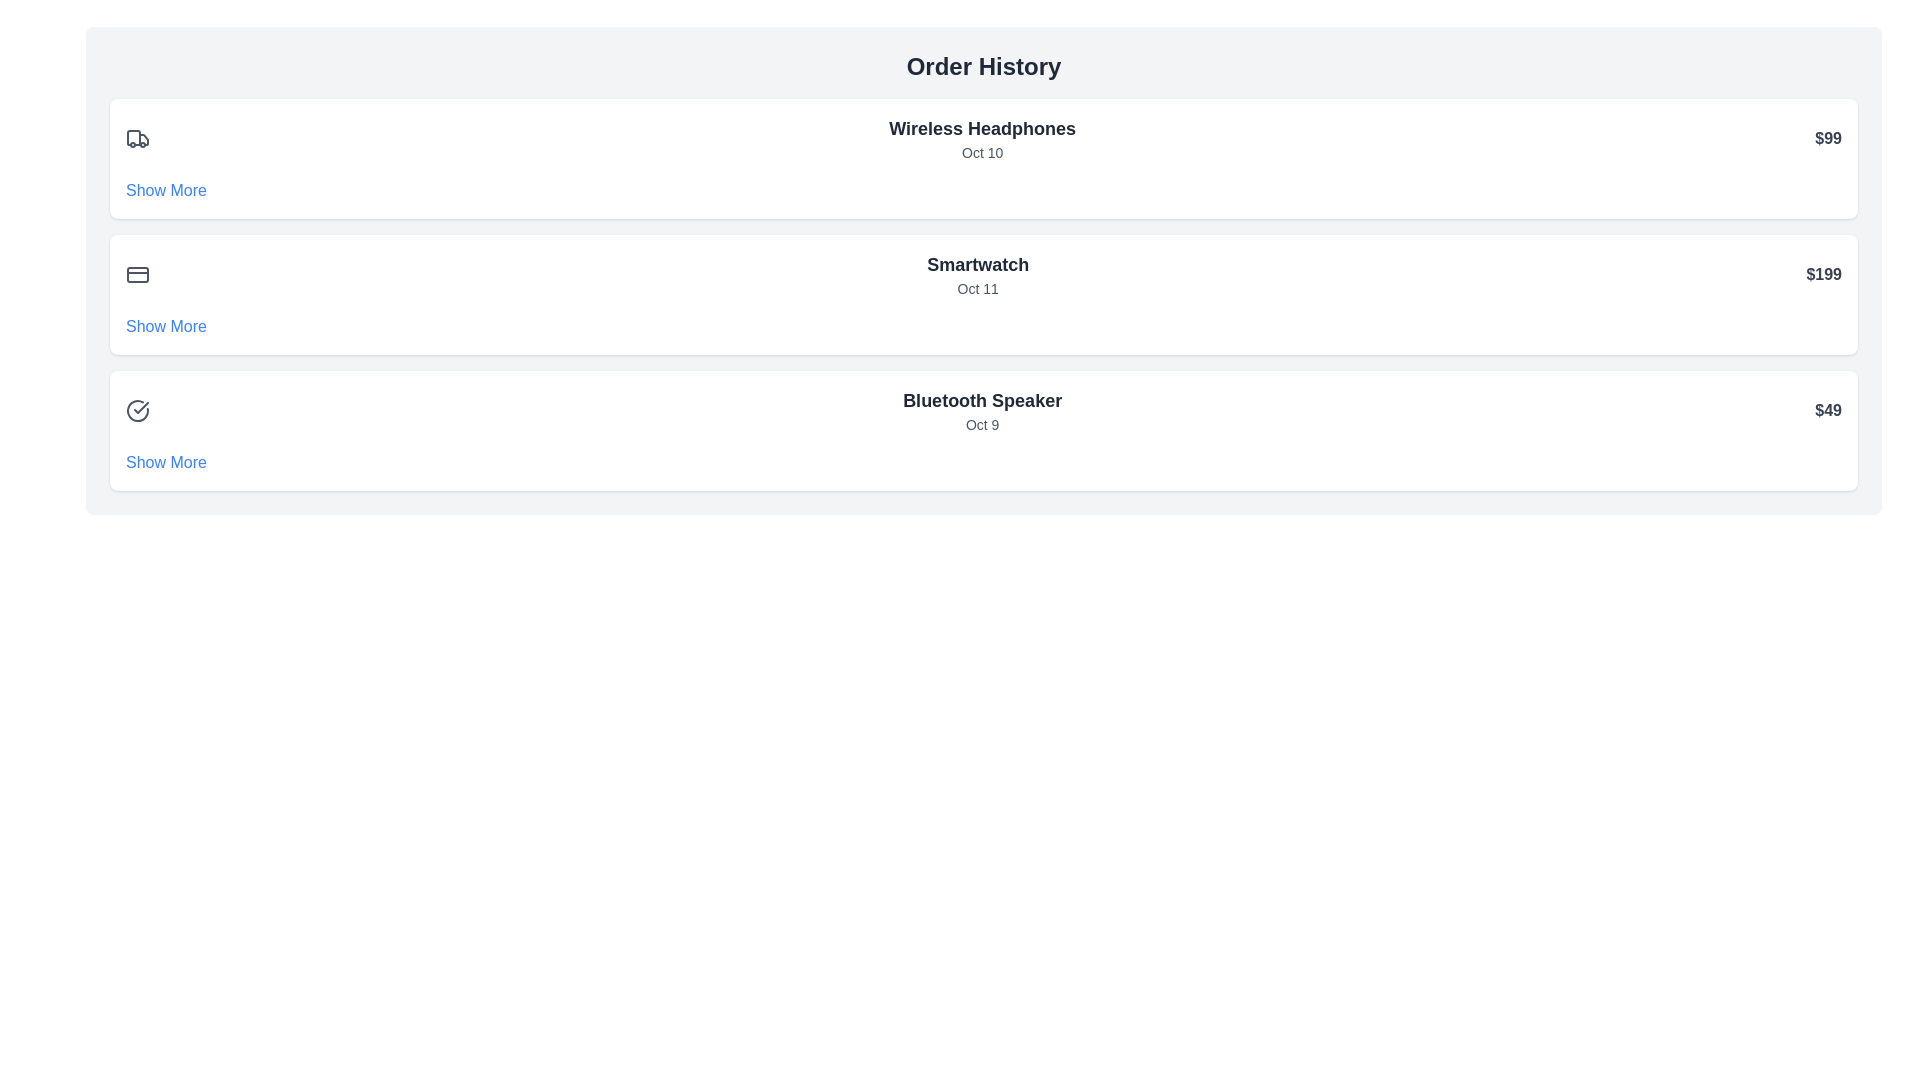 The height and width of the screenshot is (1080, 1920). What do you see at coordinates (982, 152) in the screenshot?
I see `the static text element displaying 'Oct 10', which is positioned below 'Wireless Headphones' in a muted gray font` at bounding box center [982, 152].